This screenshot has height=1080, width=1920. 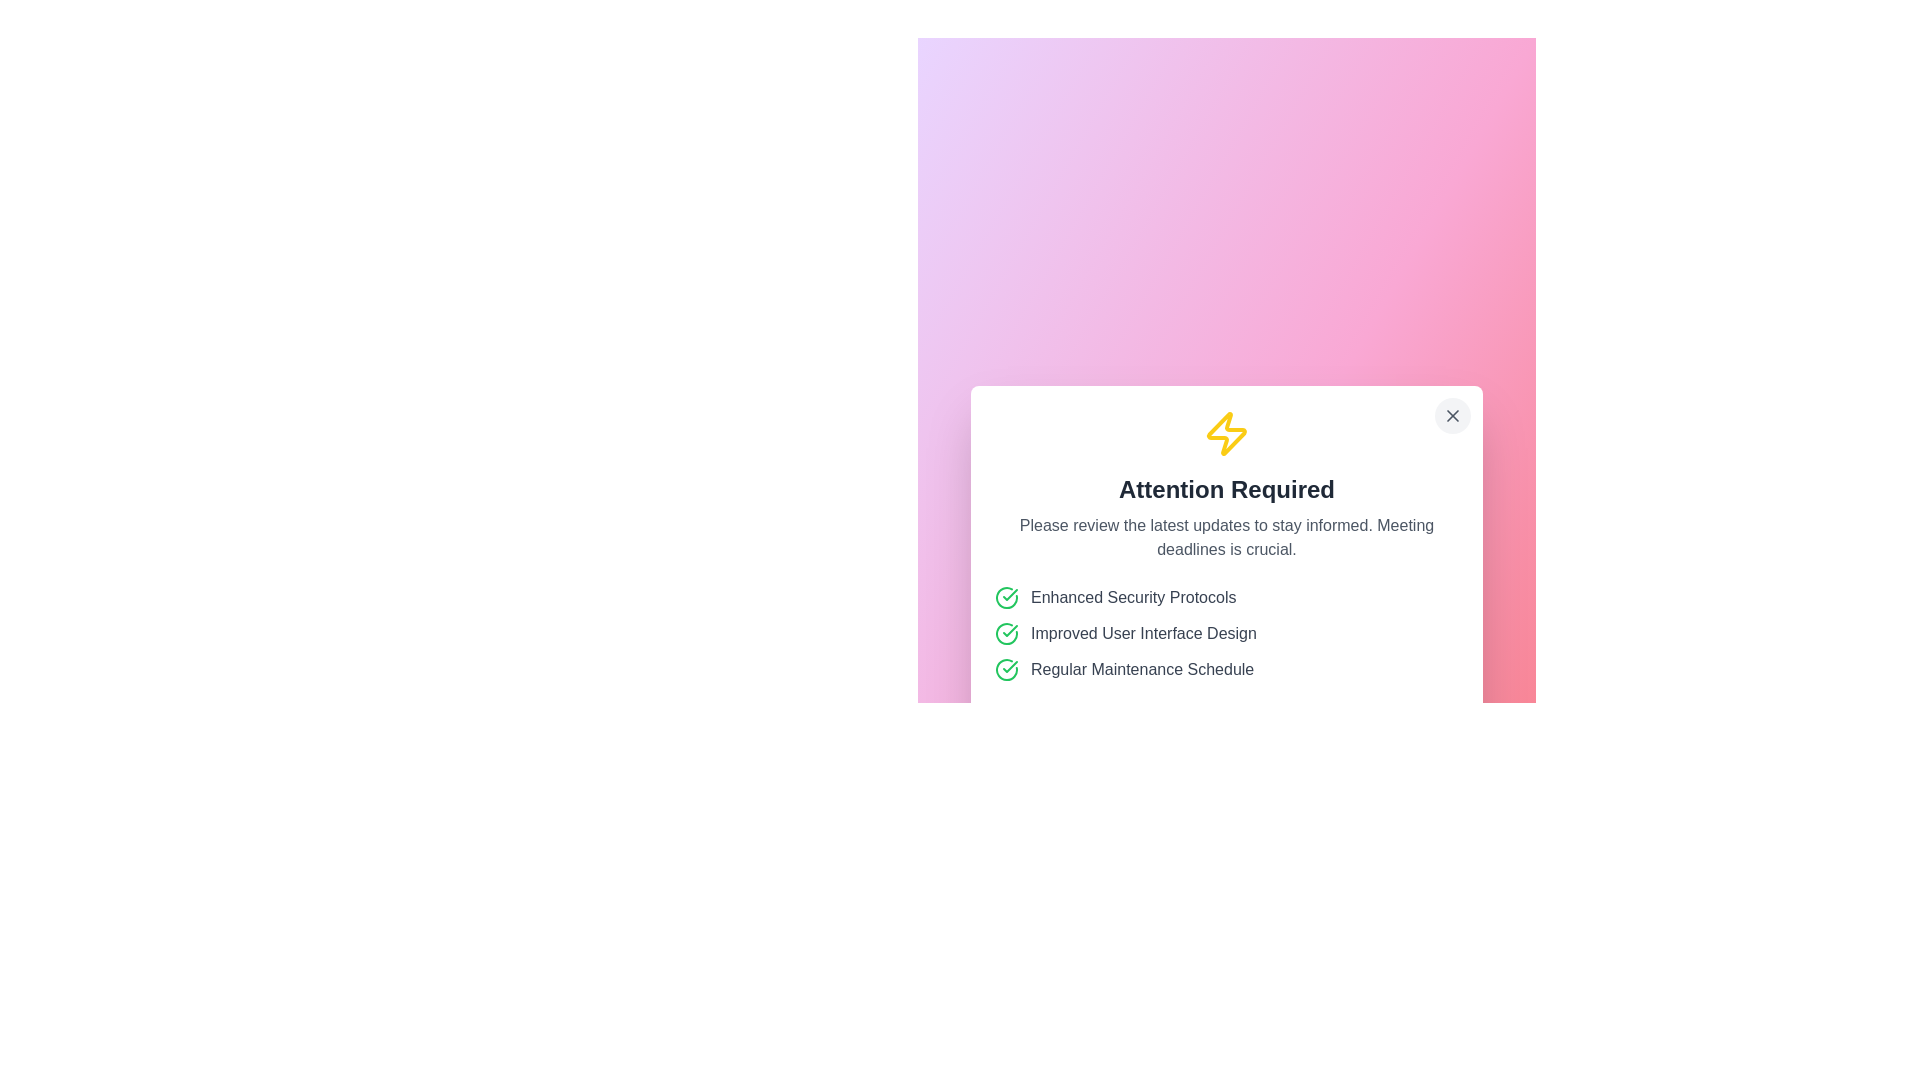 I want to click on the status indicated by the green checkmark icon, which represents a successful state within the visual group of icons, so click(x=1010, y=593).